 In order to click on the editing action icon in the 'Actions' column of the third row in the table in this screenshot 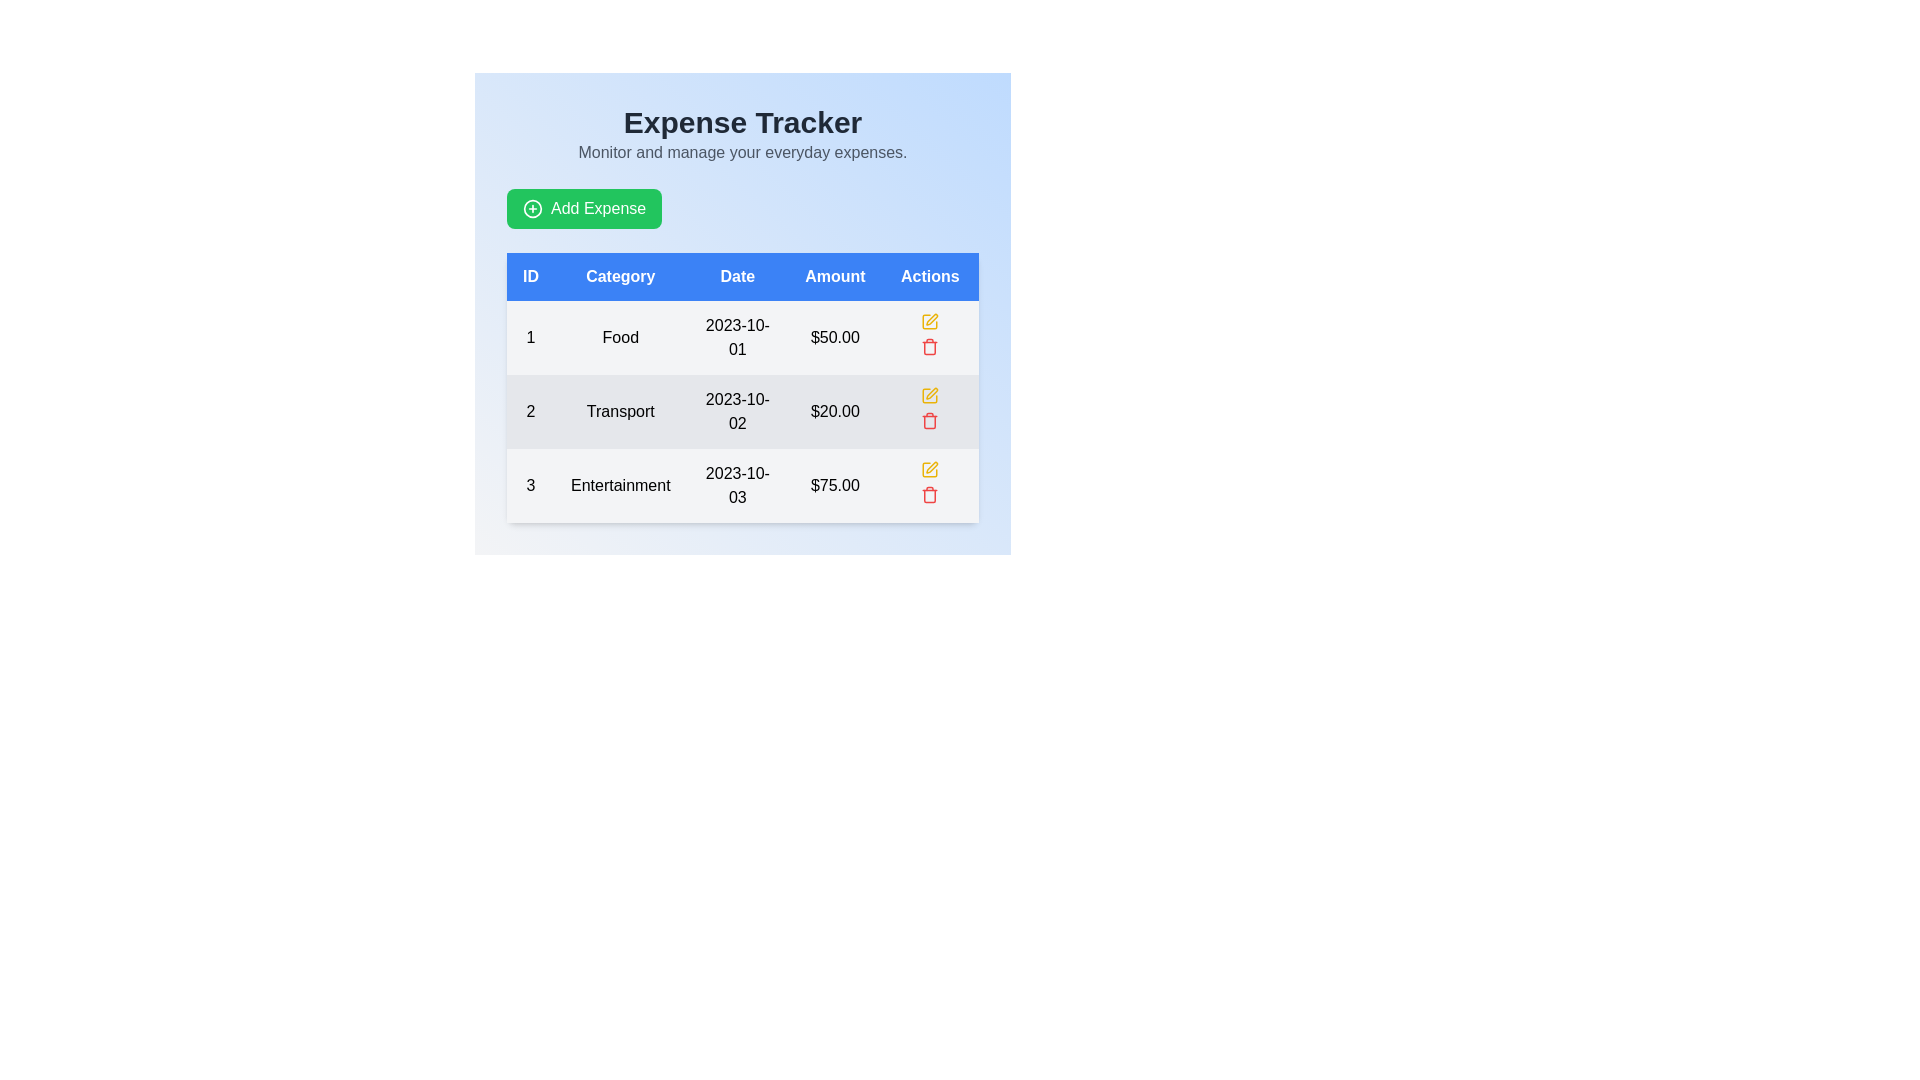, I will do `click(931, 467)`.